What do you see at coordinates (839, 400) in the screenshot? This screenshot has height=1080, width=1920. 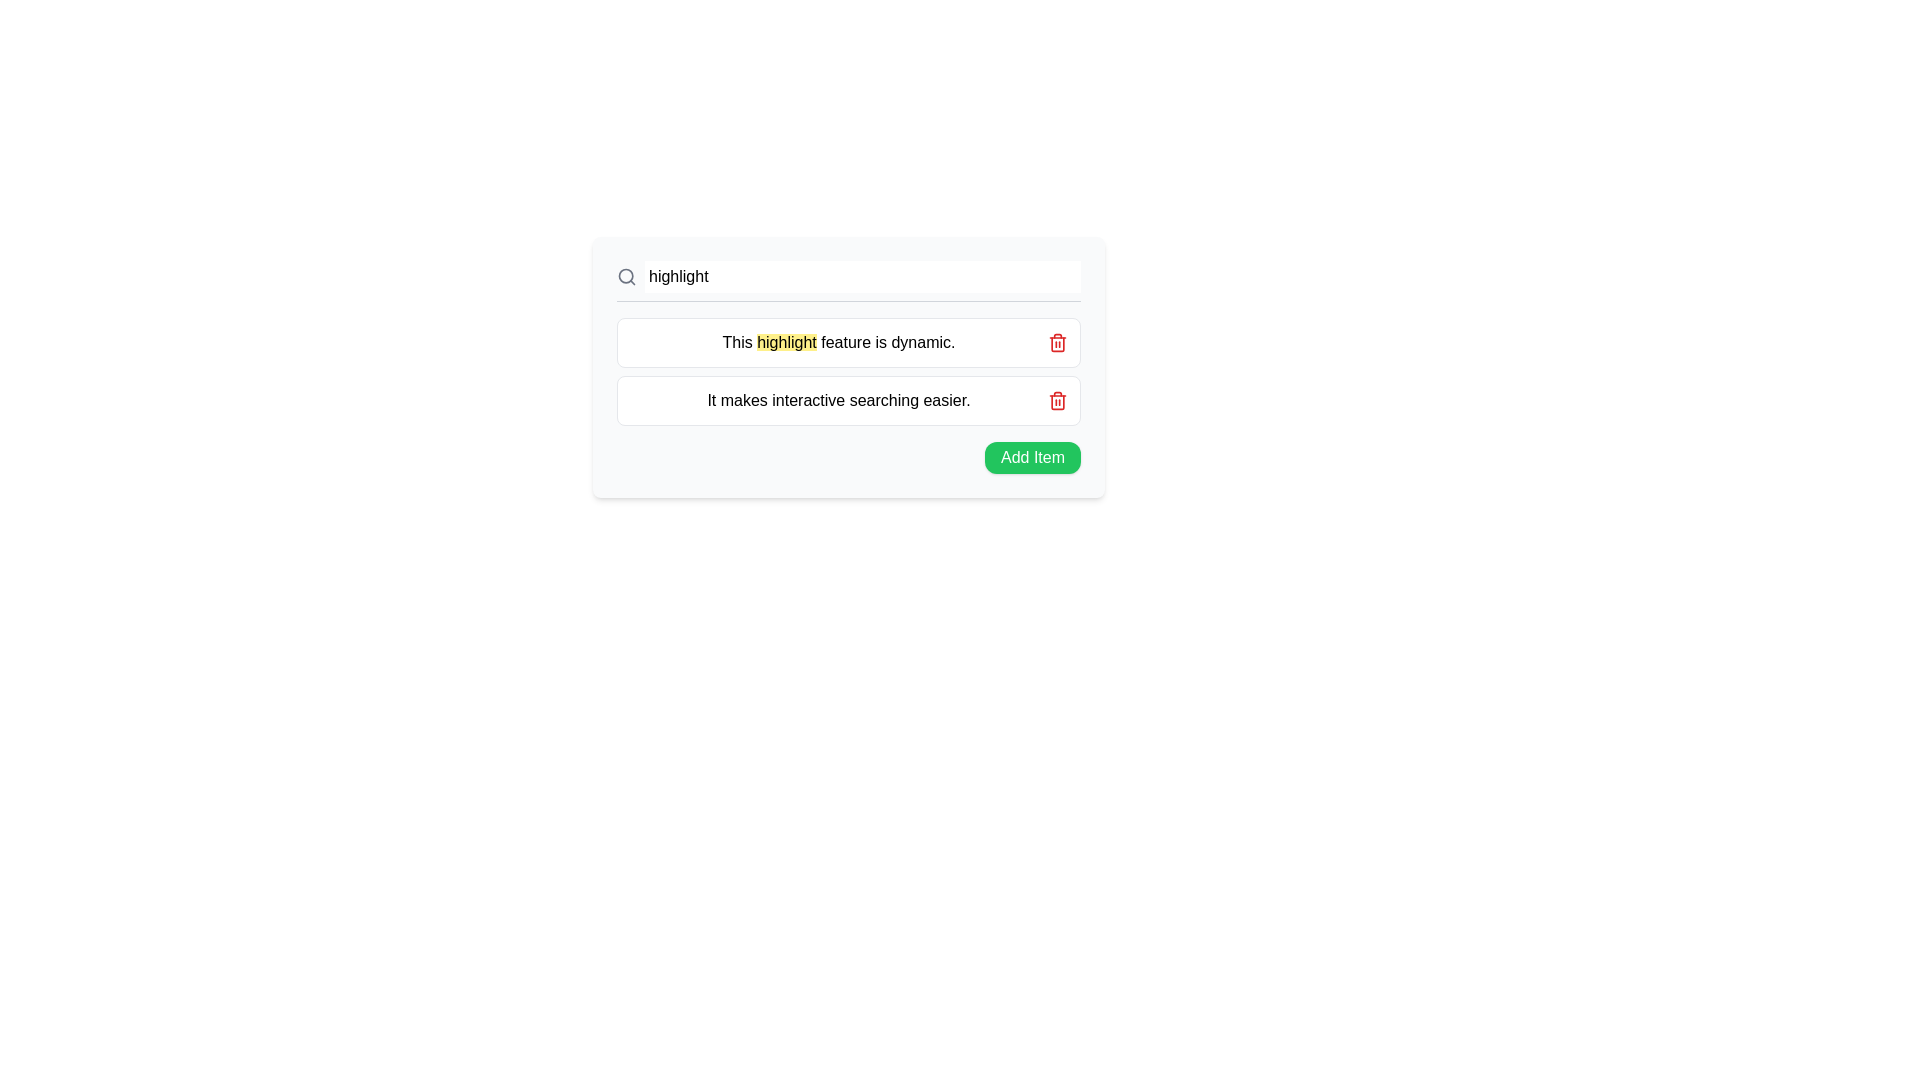 I see `the static text element that describes a feature related to interactive searching, positioned as the second entry in a vertical list below the text 'This highlight feature is dynamic'` at bounding box center [839, 400].